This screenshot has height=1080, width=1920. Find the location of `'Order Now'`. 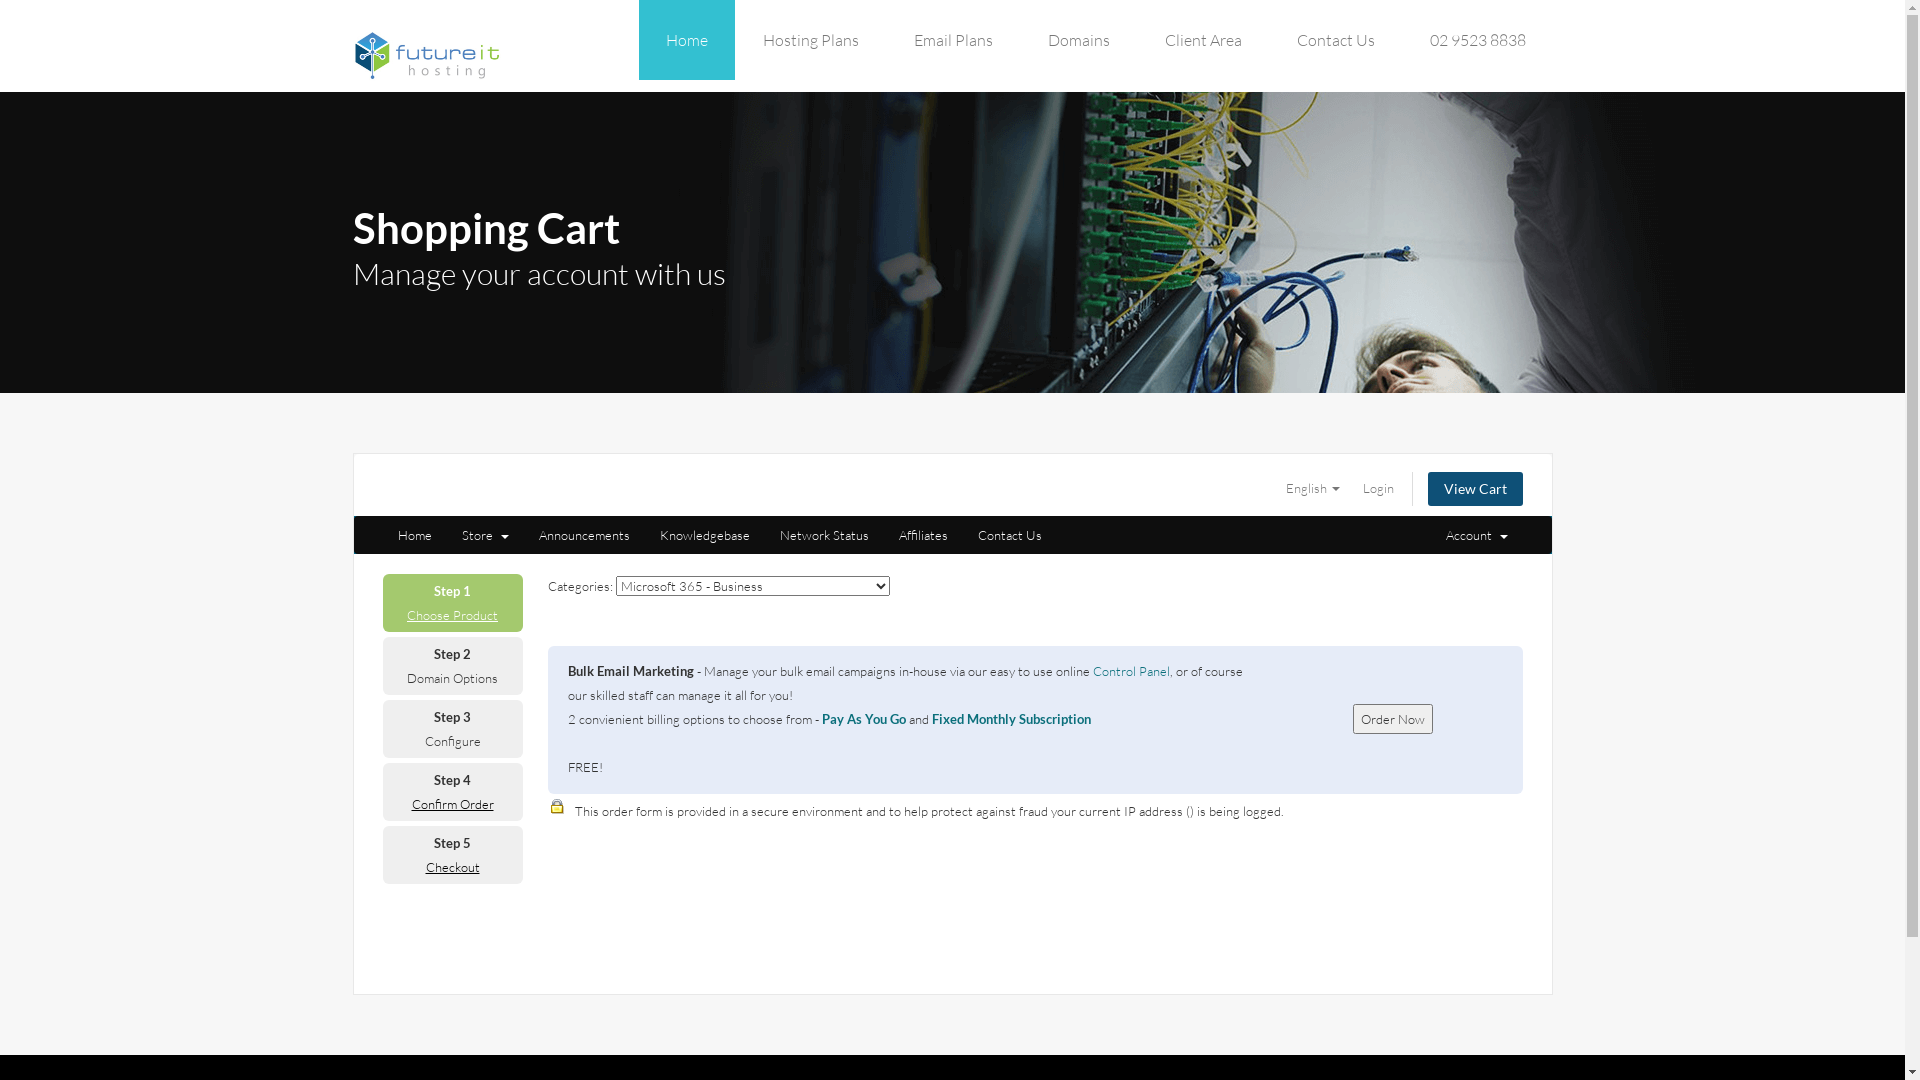

'Order Now' is located at coordinates (1391, 717).